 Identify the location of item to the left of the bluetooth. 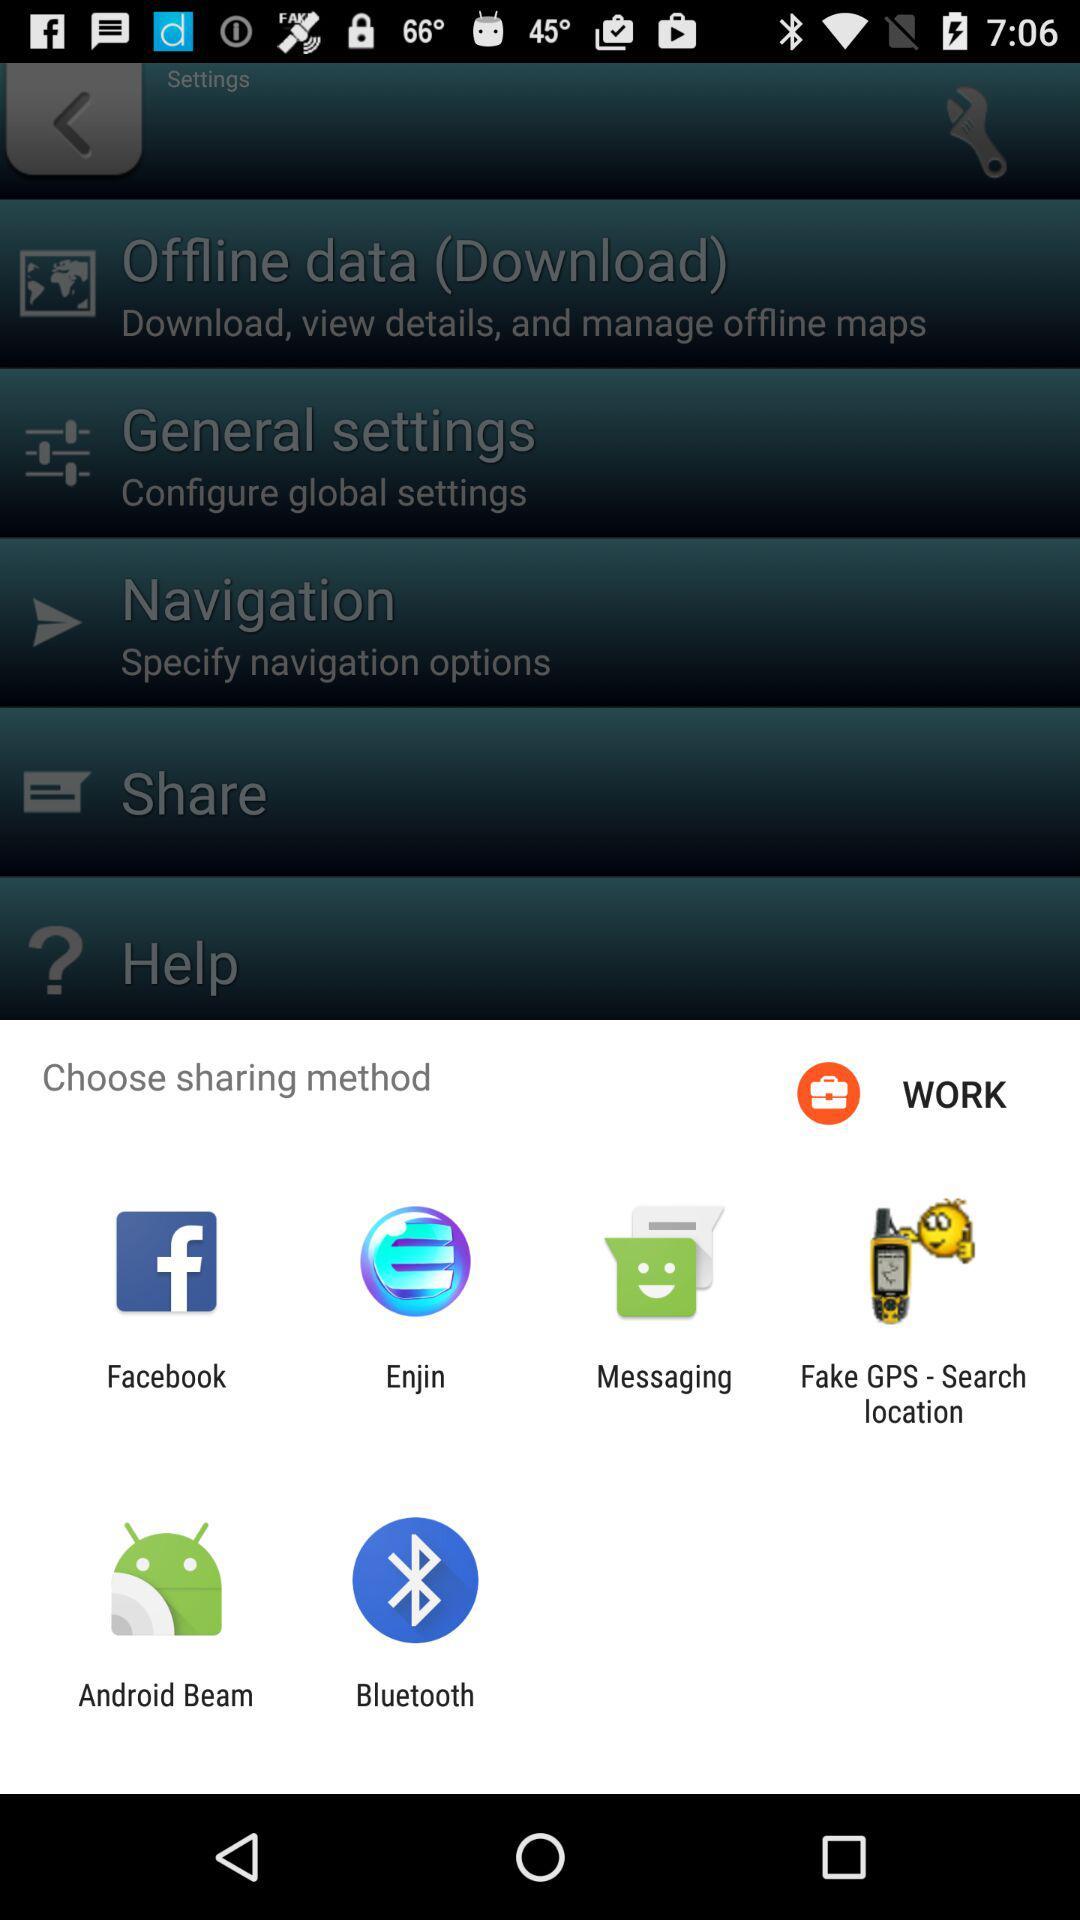
(165, 1711).